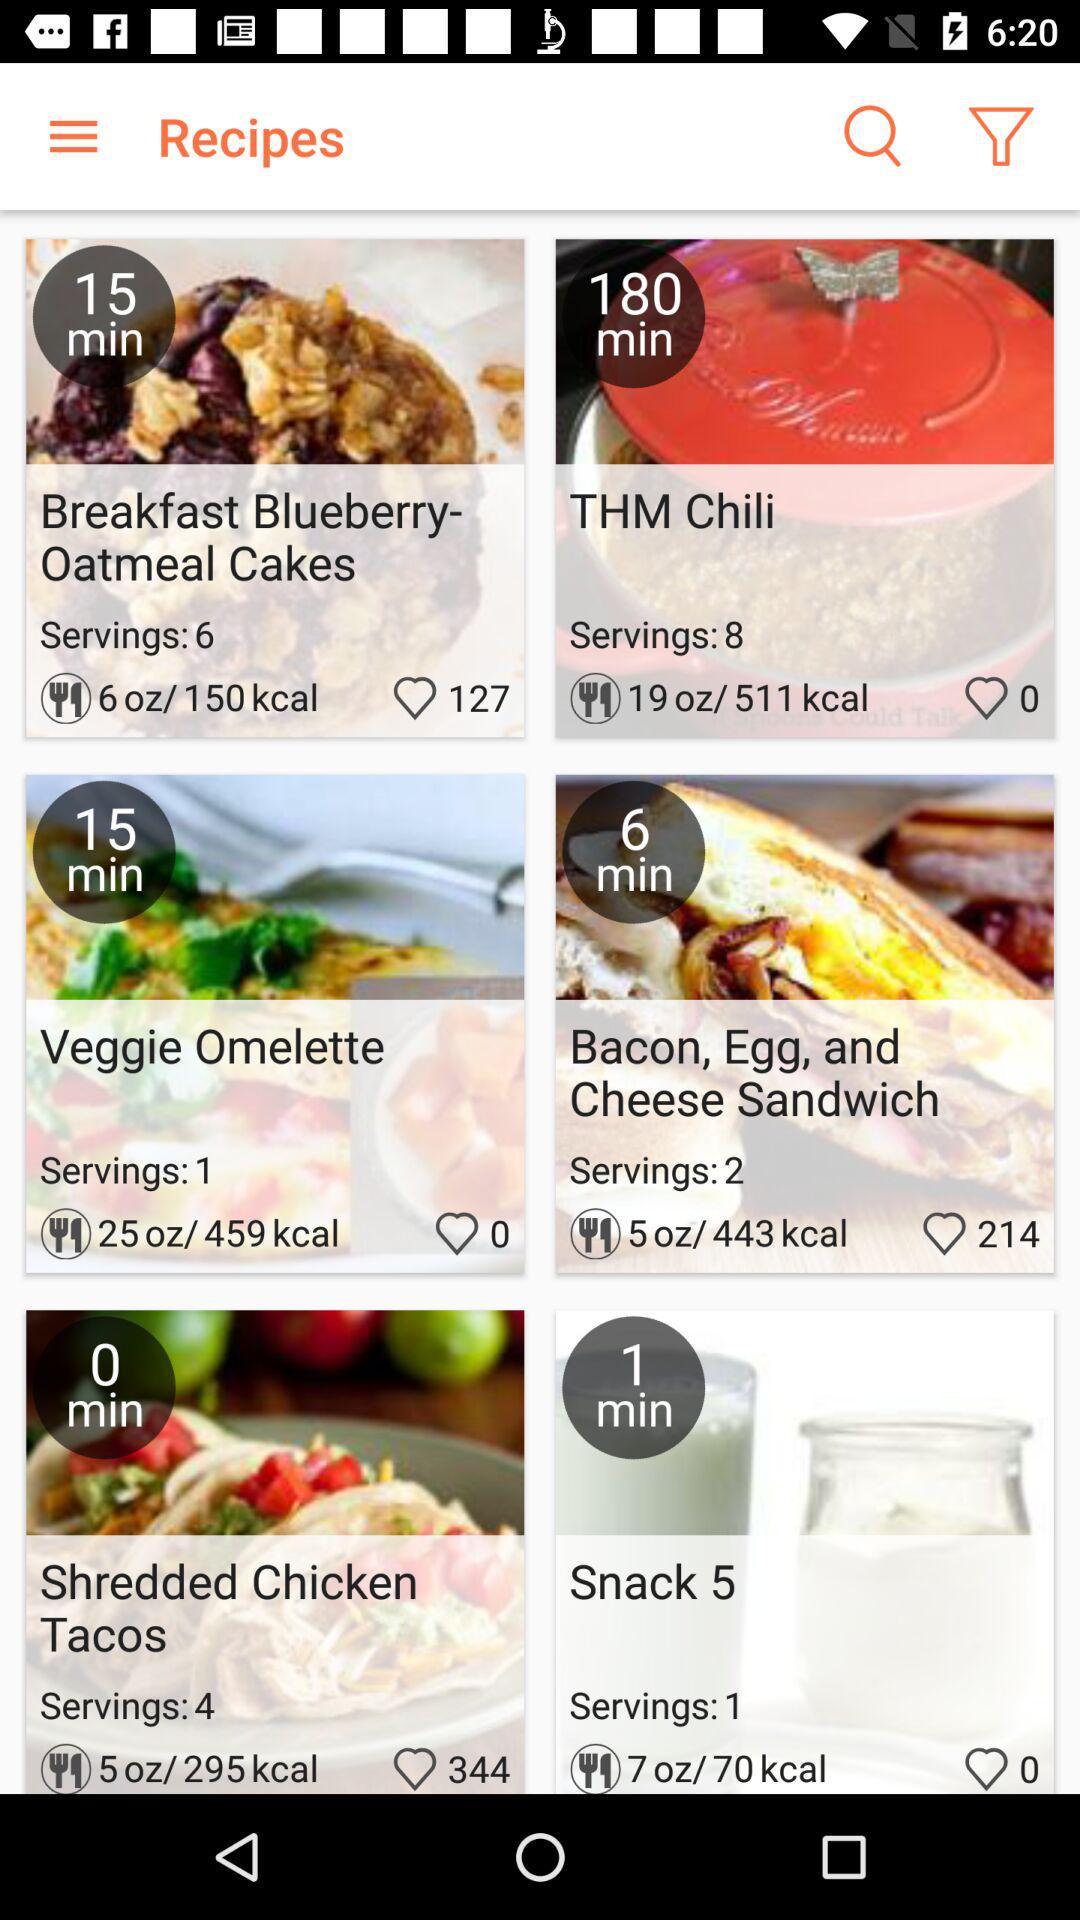  I want to click on search, so click(869, 135).